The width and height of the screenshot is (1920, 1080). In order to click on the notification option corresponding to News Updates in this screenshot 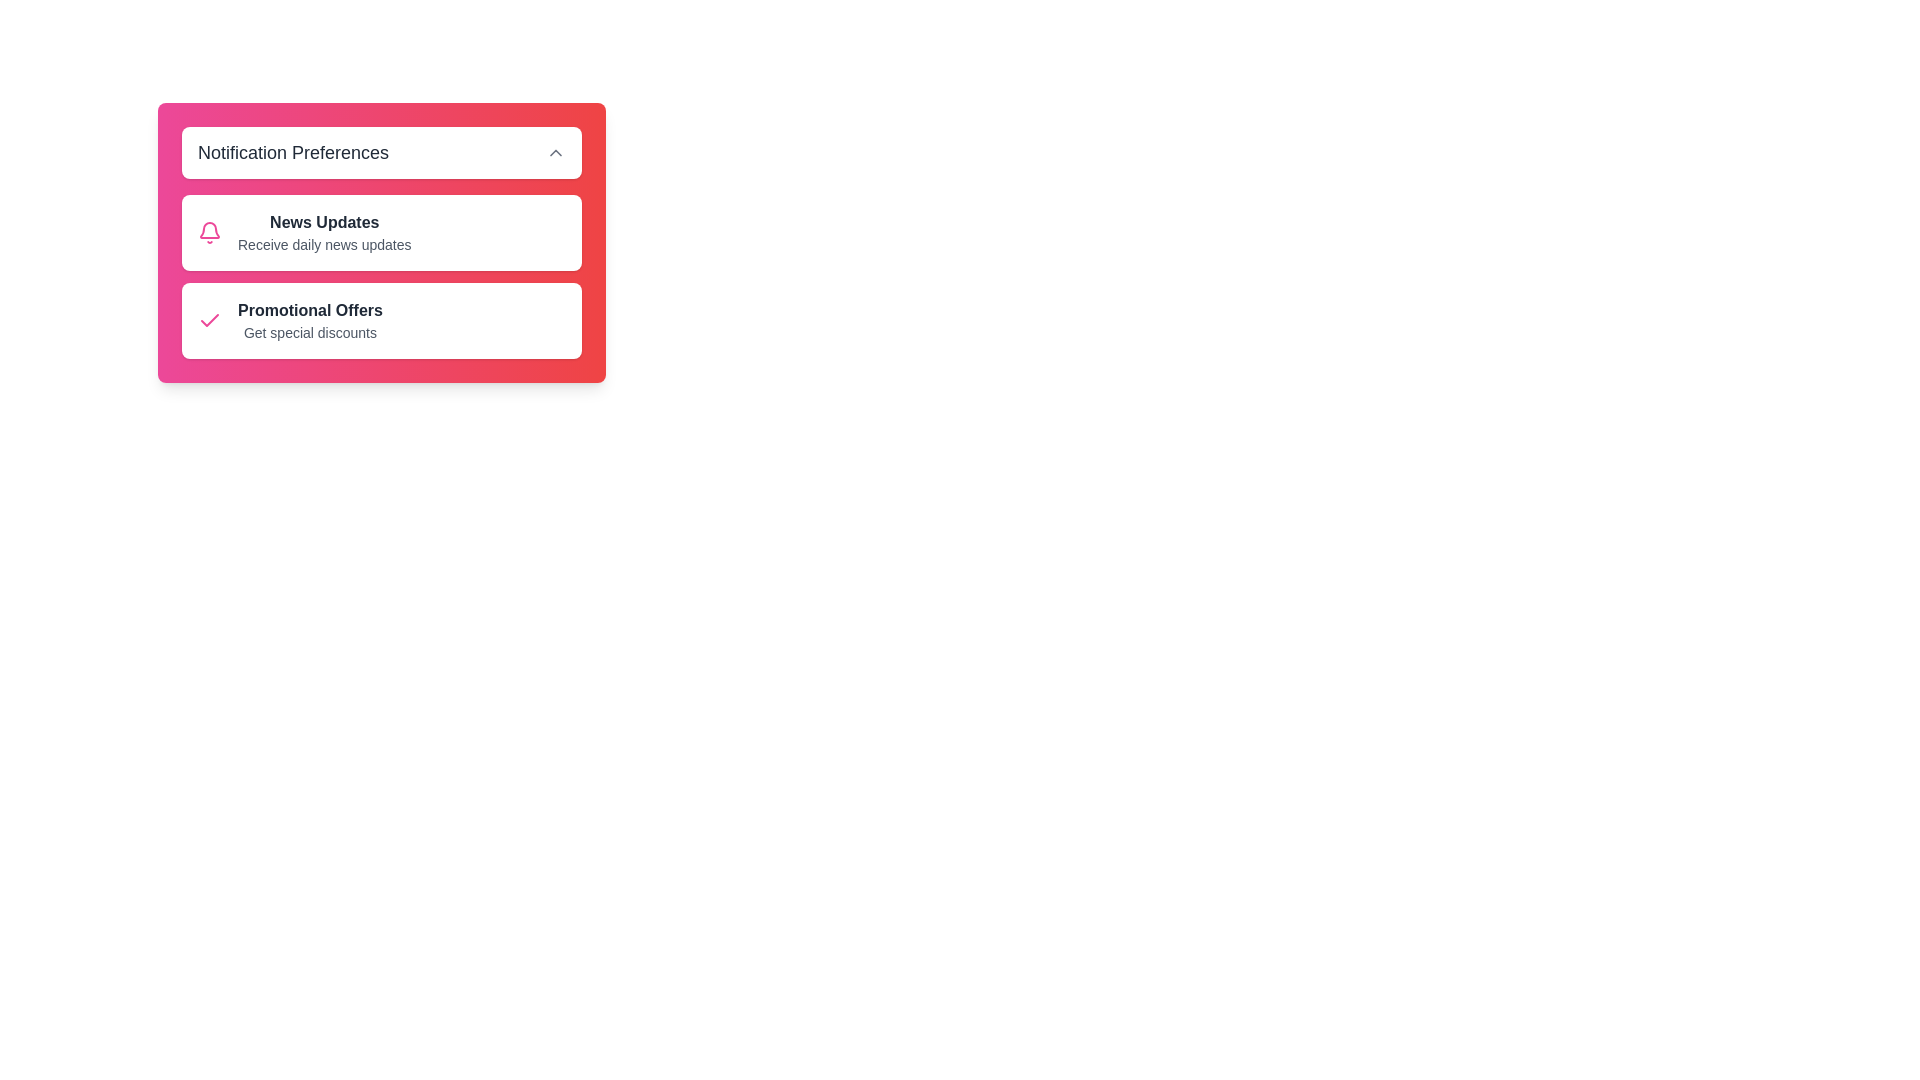, I will do `click(210, 231)`.